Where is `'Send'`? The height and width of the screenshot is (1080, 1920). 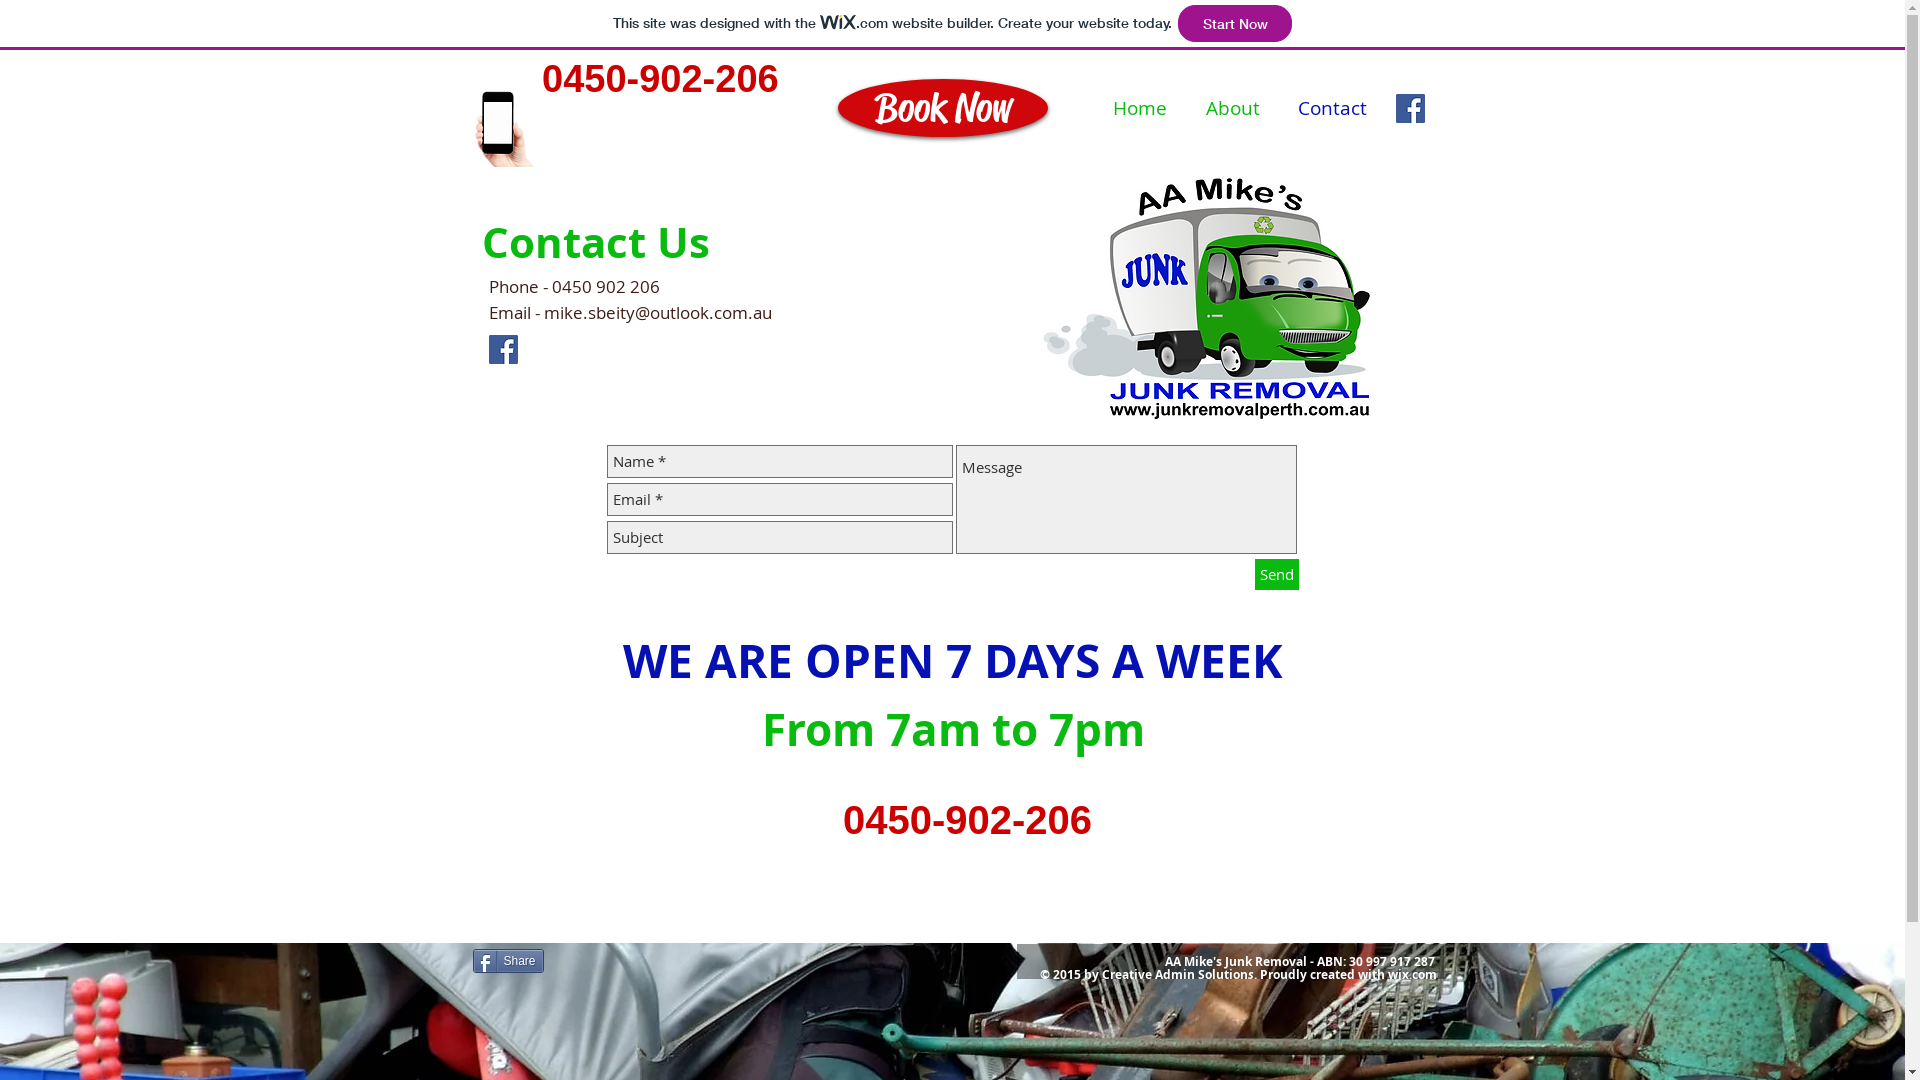
'Send' is located at coordinates (1275, 574).